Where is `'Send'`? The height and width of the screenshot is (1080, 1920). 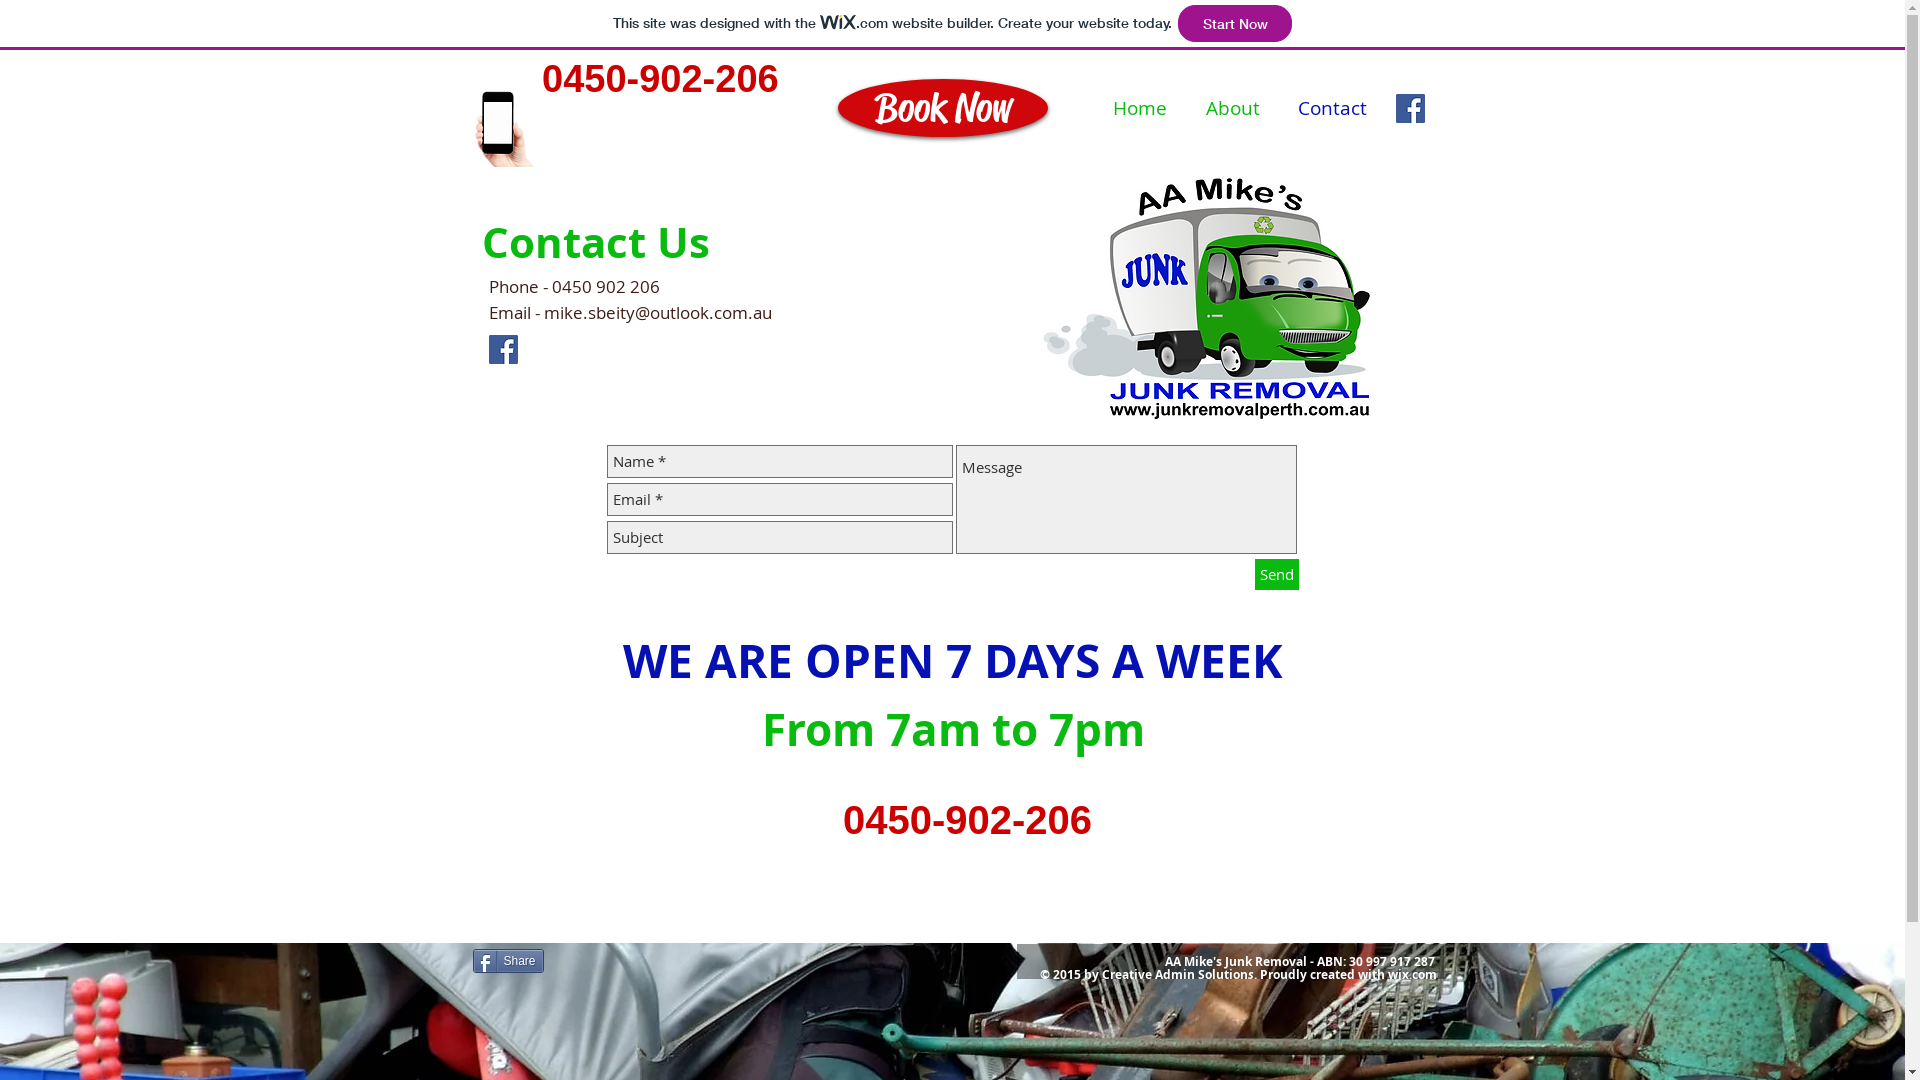
'Send' is located at coordinates (1275, 574).